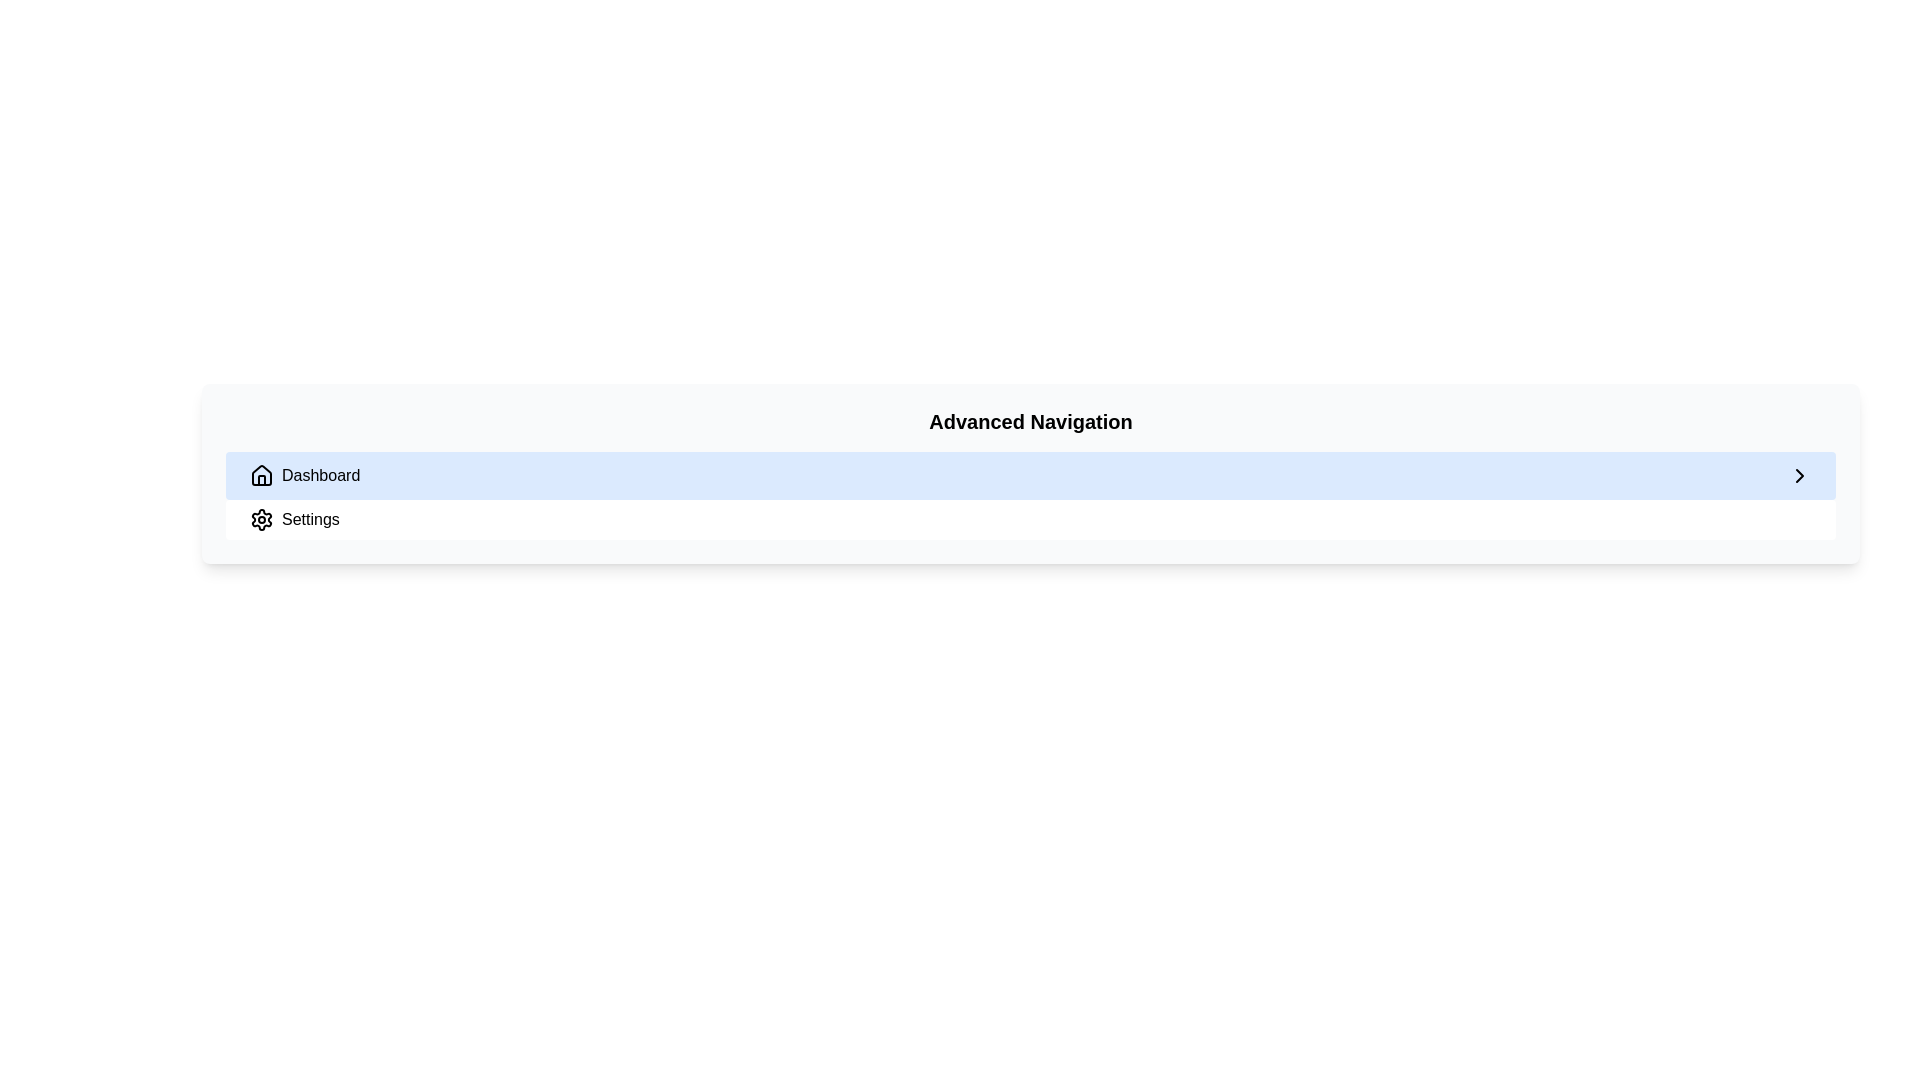 Image resolution: width=1920 pixels, height=1080 pixels. Describe the element at coordinates (321, 475) in the screenshot. I see `the 'Dashboard' text label, which is bold and dark, located in a light blue highlighted area next to a house-shaped icon` at that location.